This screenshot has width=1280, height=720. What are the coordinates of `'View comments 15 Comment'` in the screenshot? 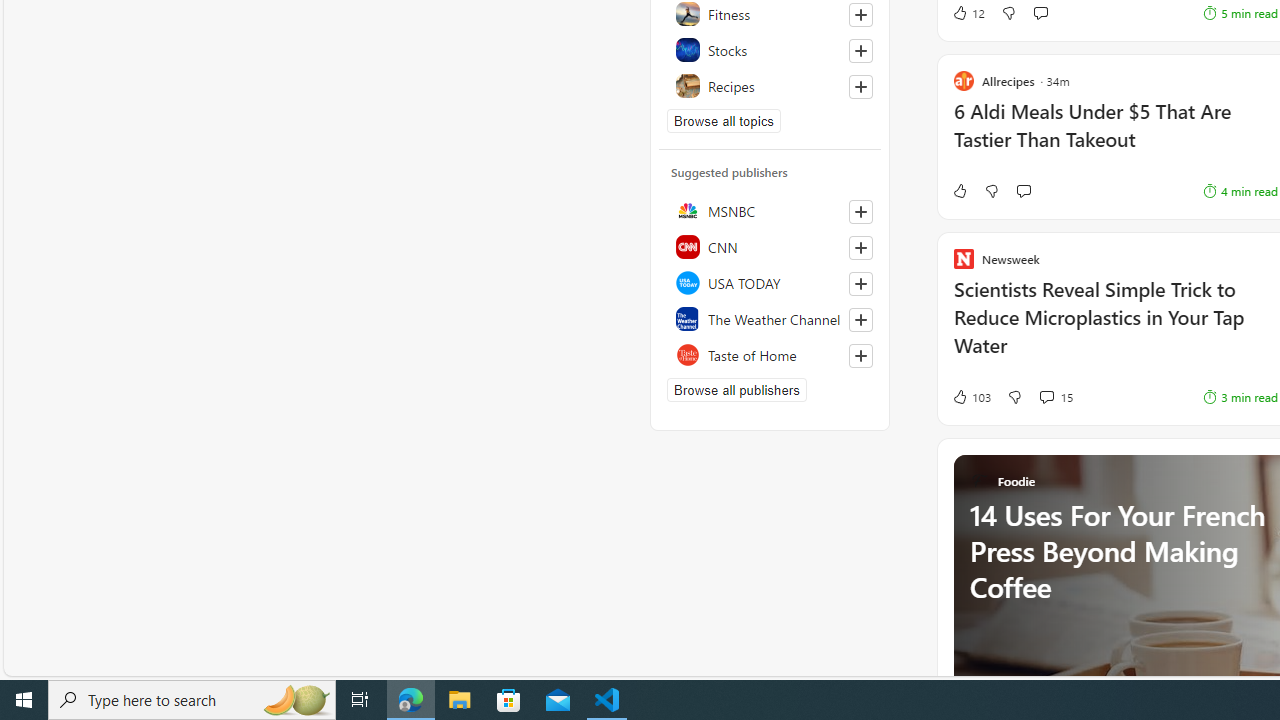 It's located at (1055, 397).